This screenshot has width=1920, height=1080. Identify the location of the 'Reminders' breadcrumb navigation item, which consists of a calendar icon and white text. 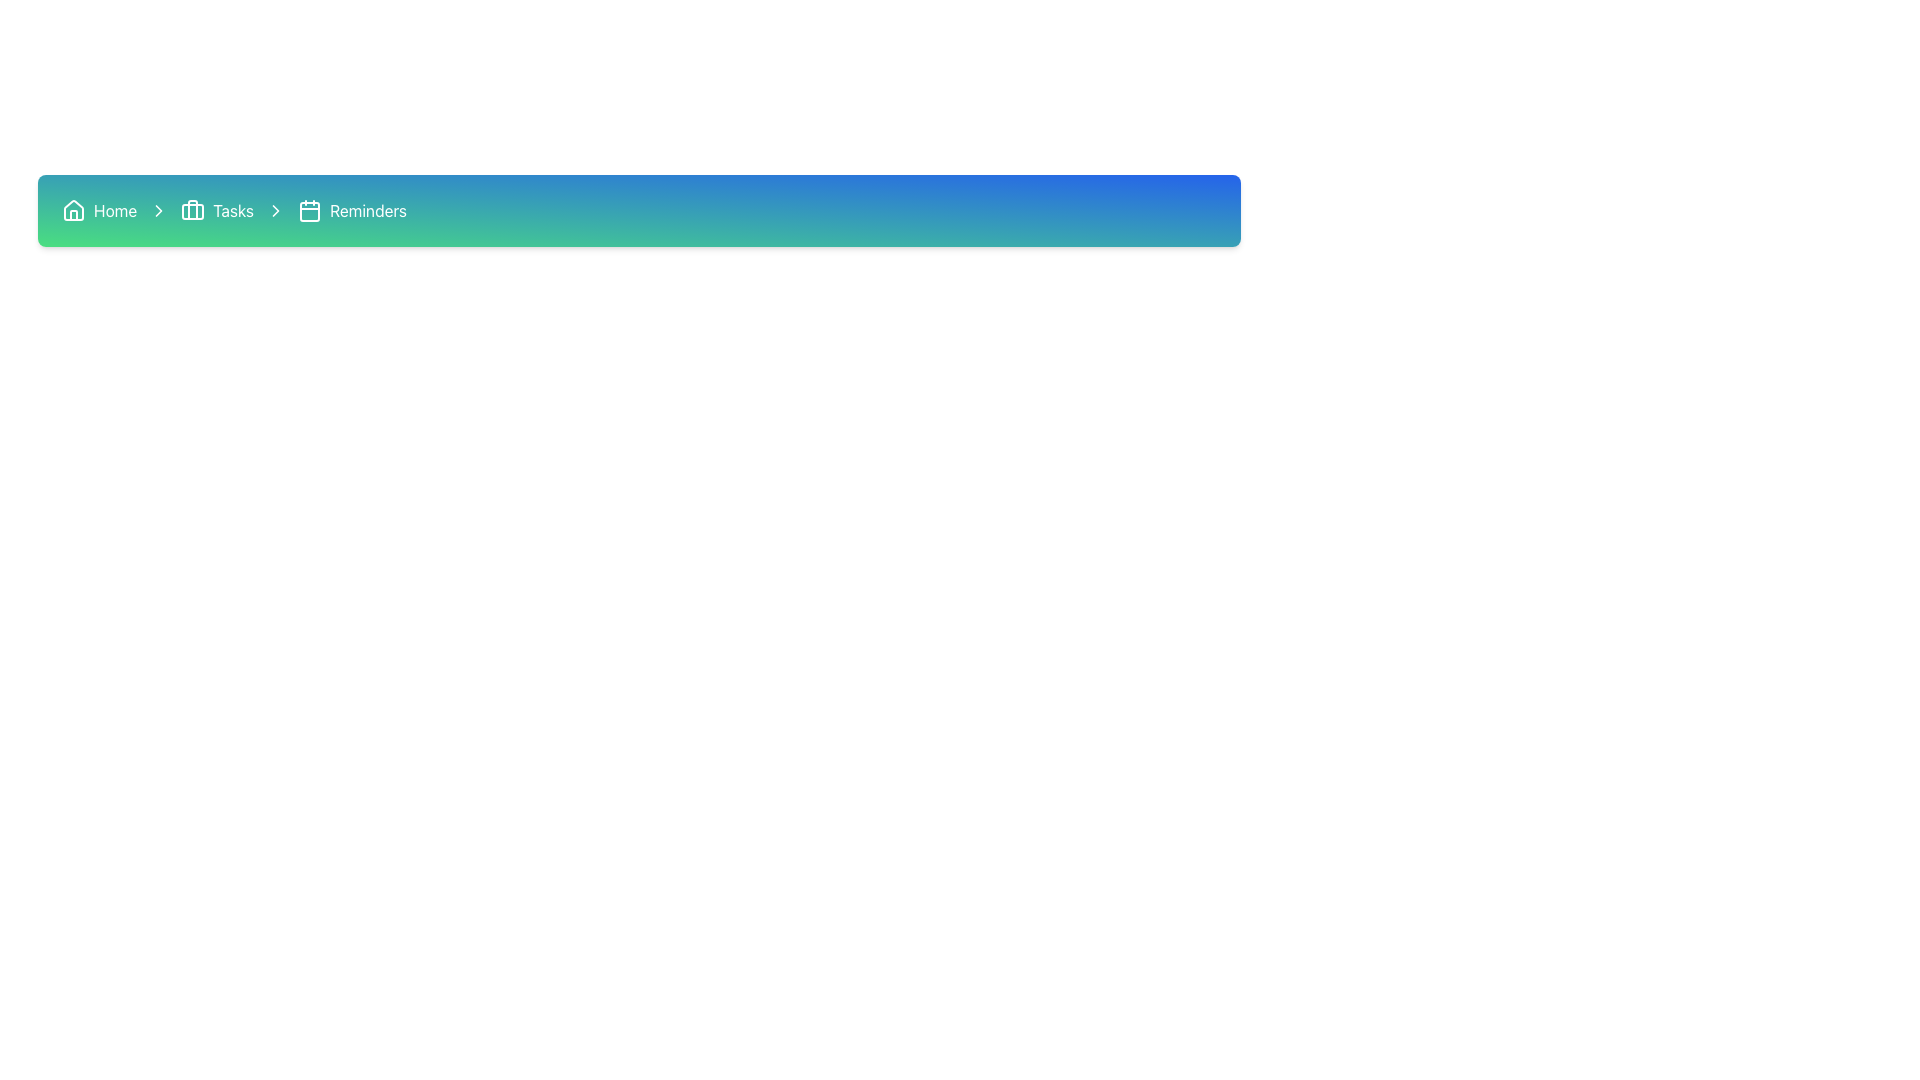
(352, 211).